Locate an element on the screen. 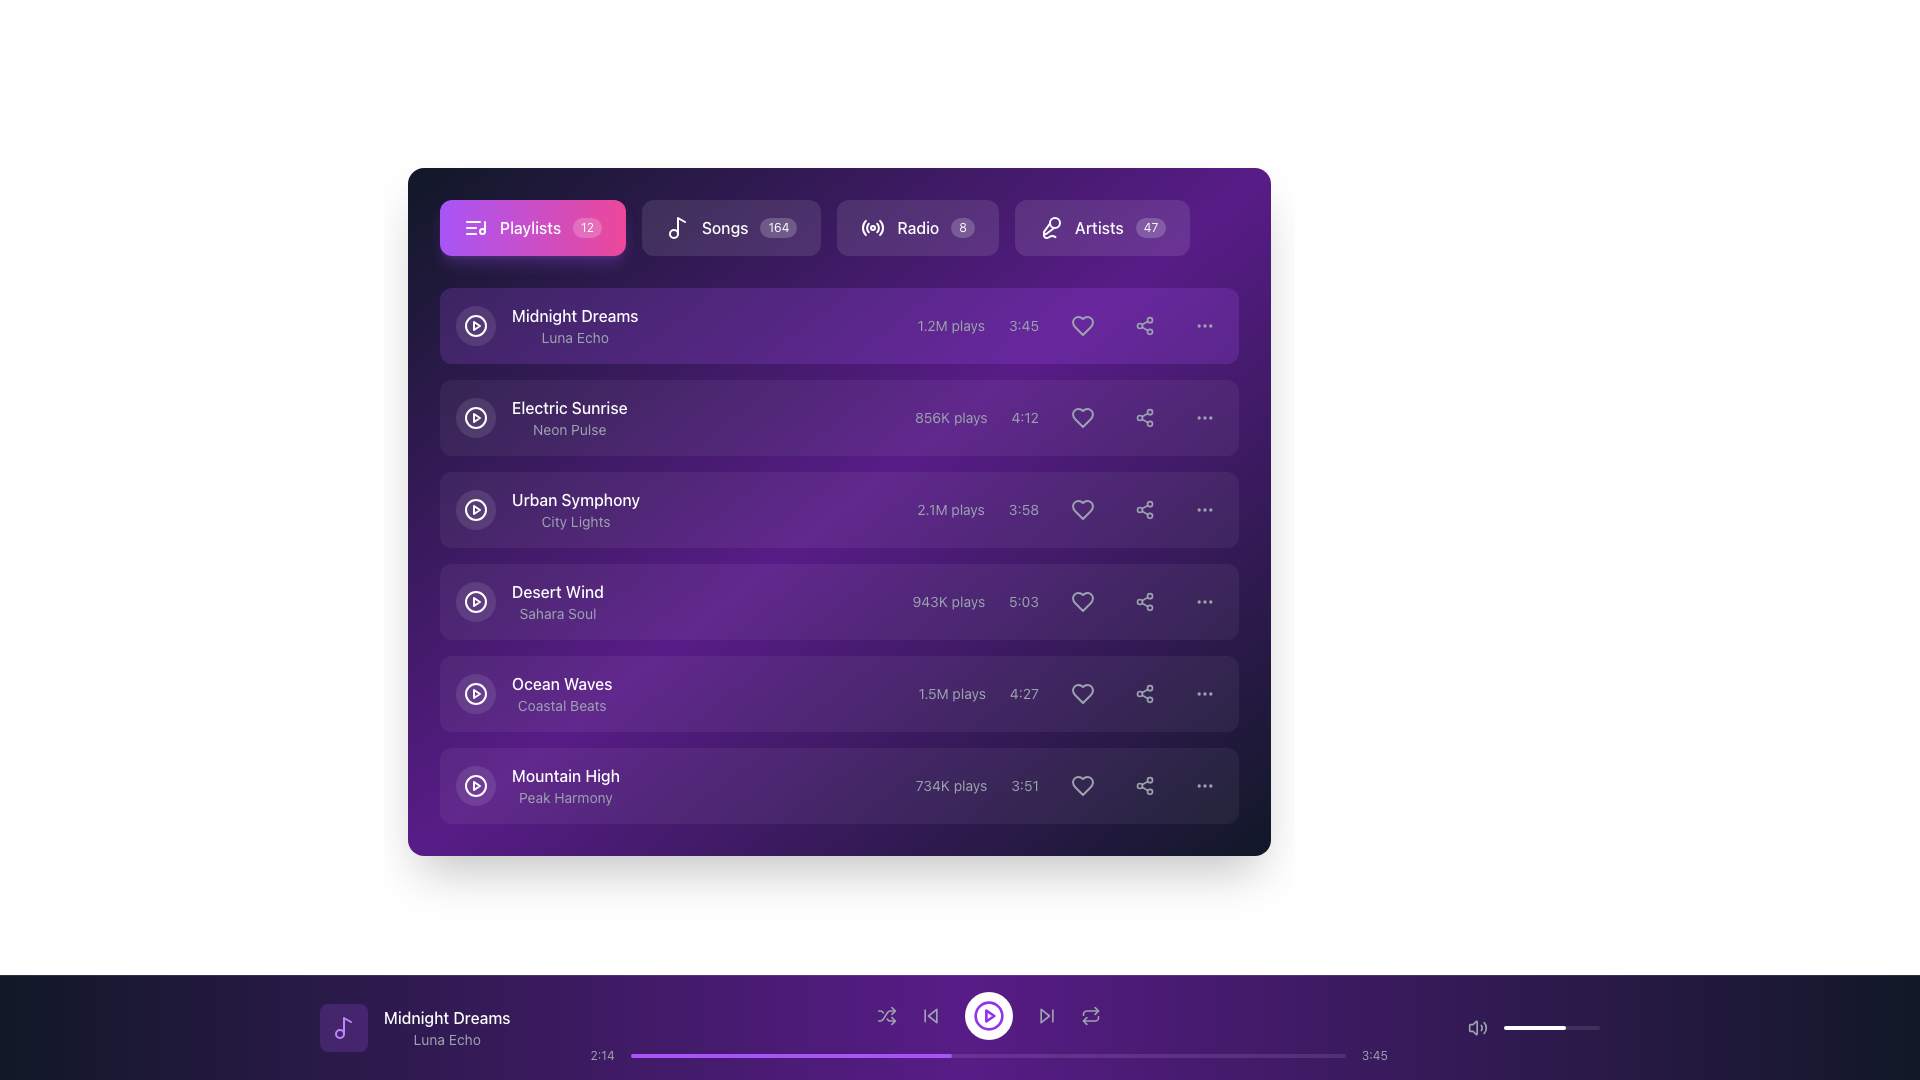 This screenshot has width=1920, height=1080. the 'Radio' button, which is the third interactive option in the toolbar, positioned between the 'Songs' button and the 'Artists' button is located at coordinates (917, 226).